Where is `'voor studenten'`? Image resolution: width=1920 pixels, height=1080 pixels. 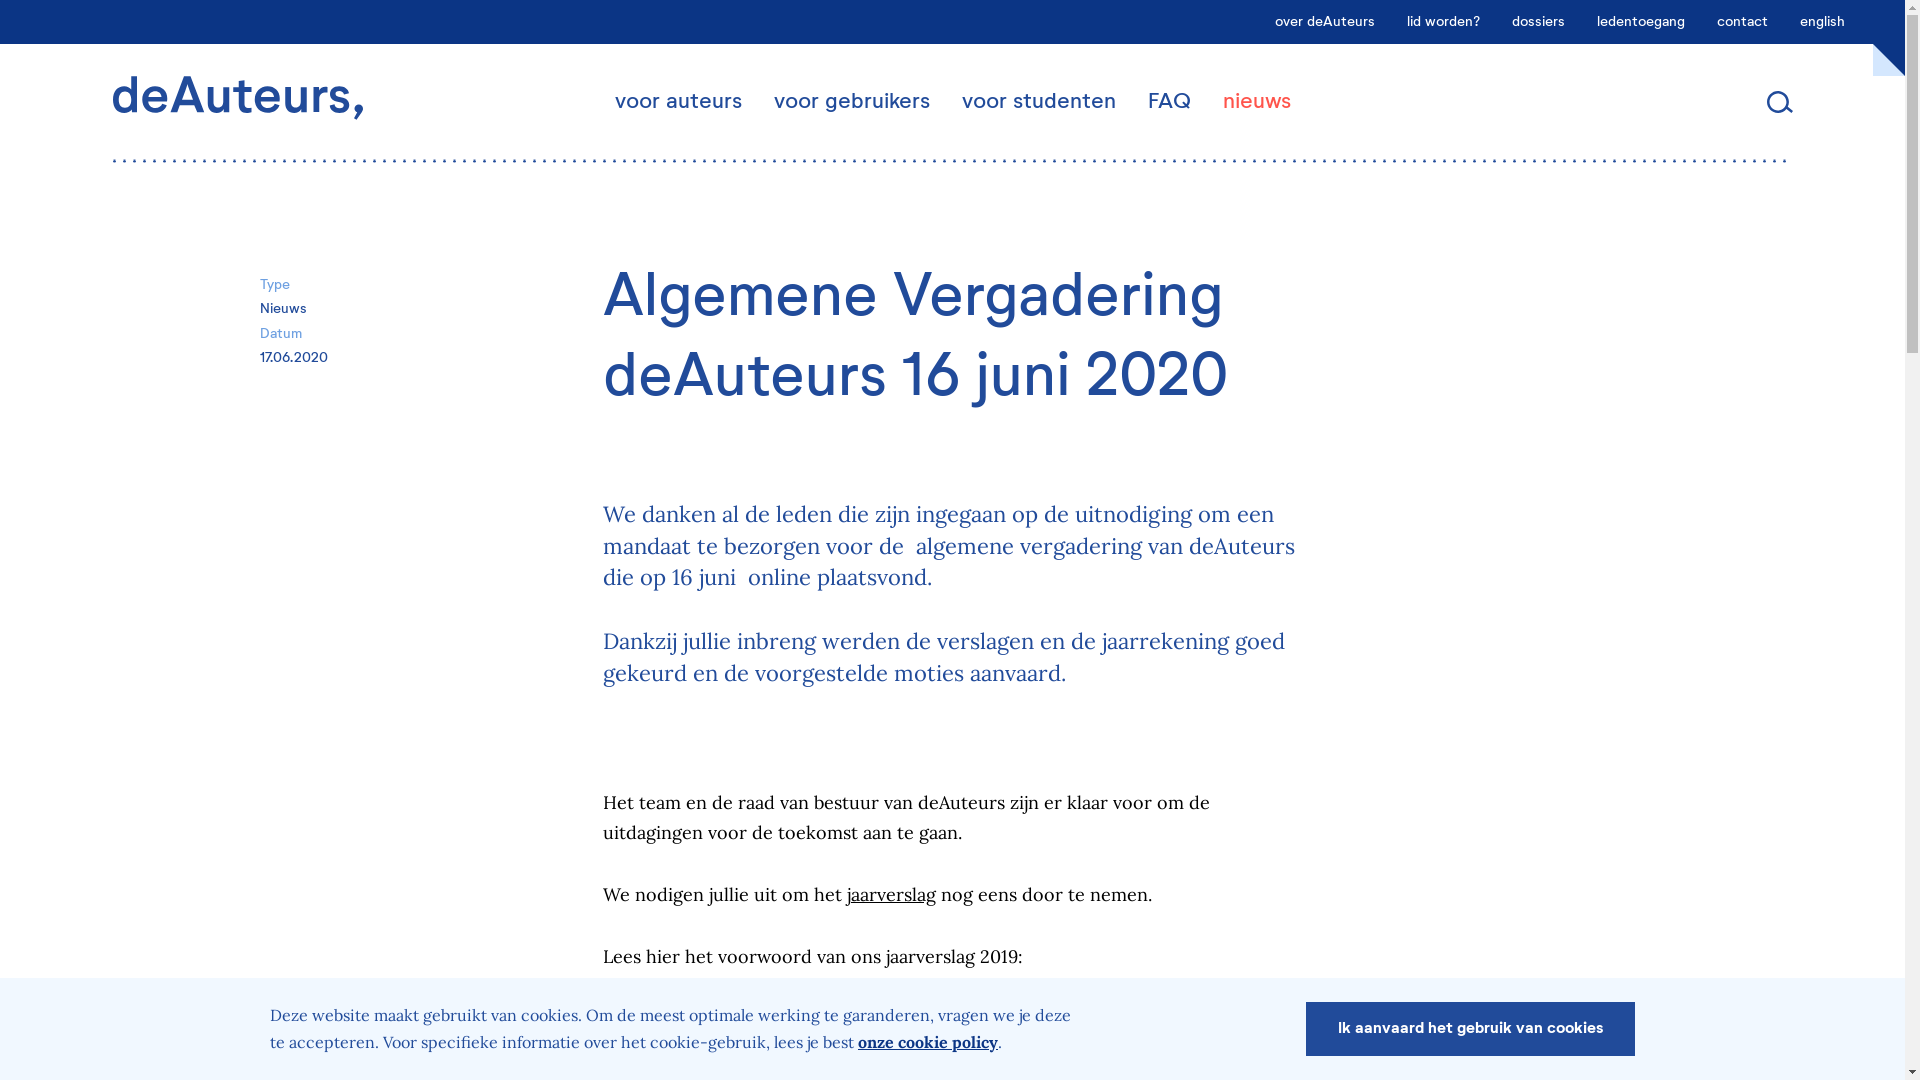 'voor studenten' is located at coordinates (1038, 102).